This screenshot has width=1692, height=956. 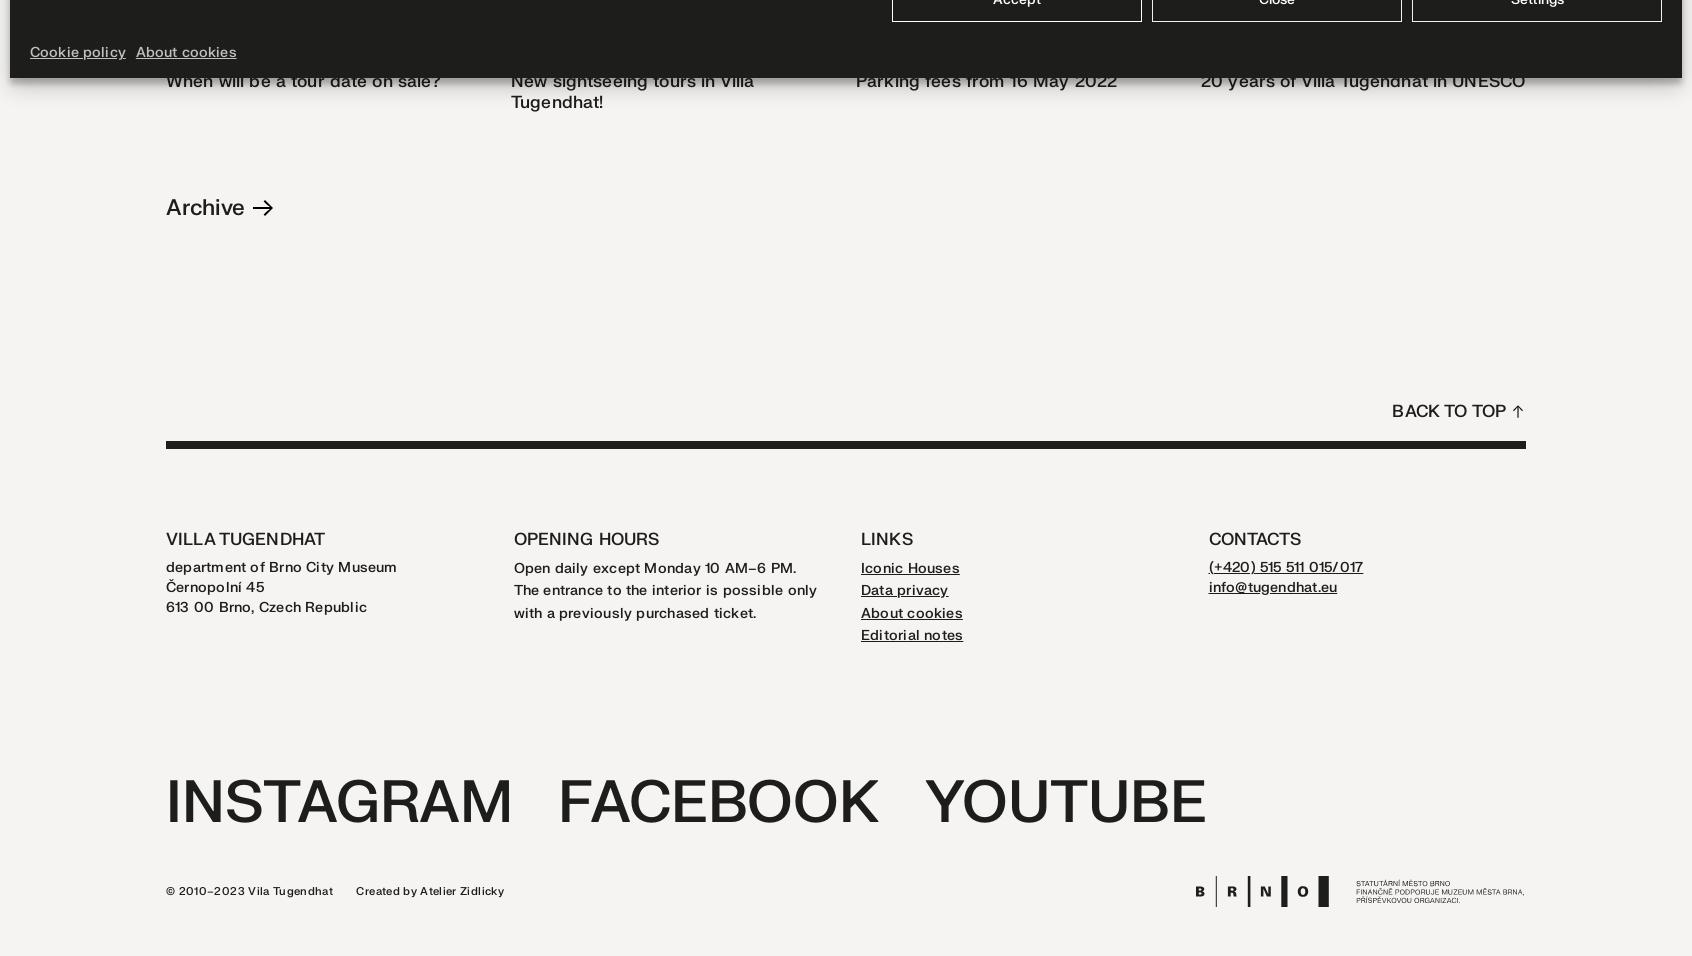 I want to click on 'Opening hours', so click(x=584, y=537).